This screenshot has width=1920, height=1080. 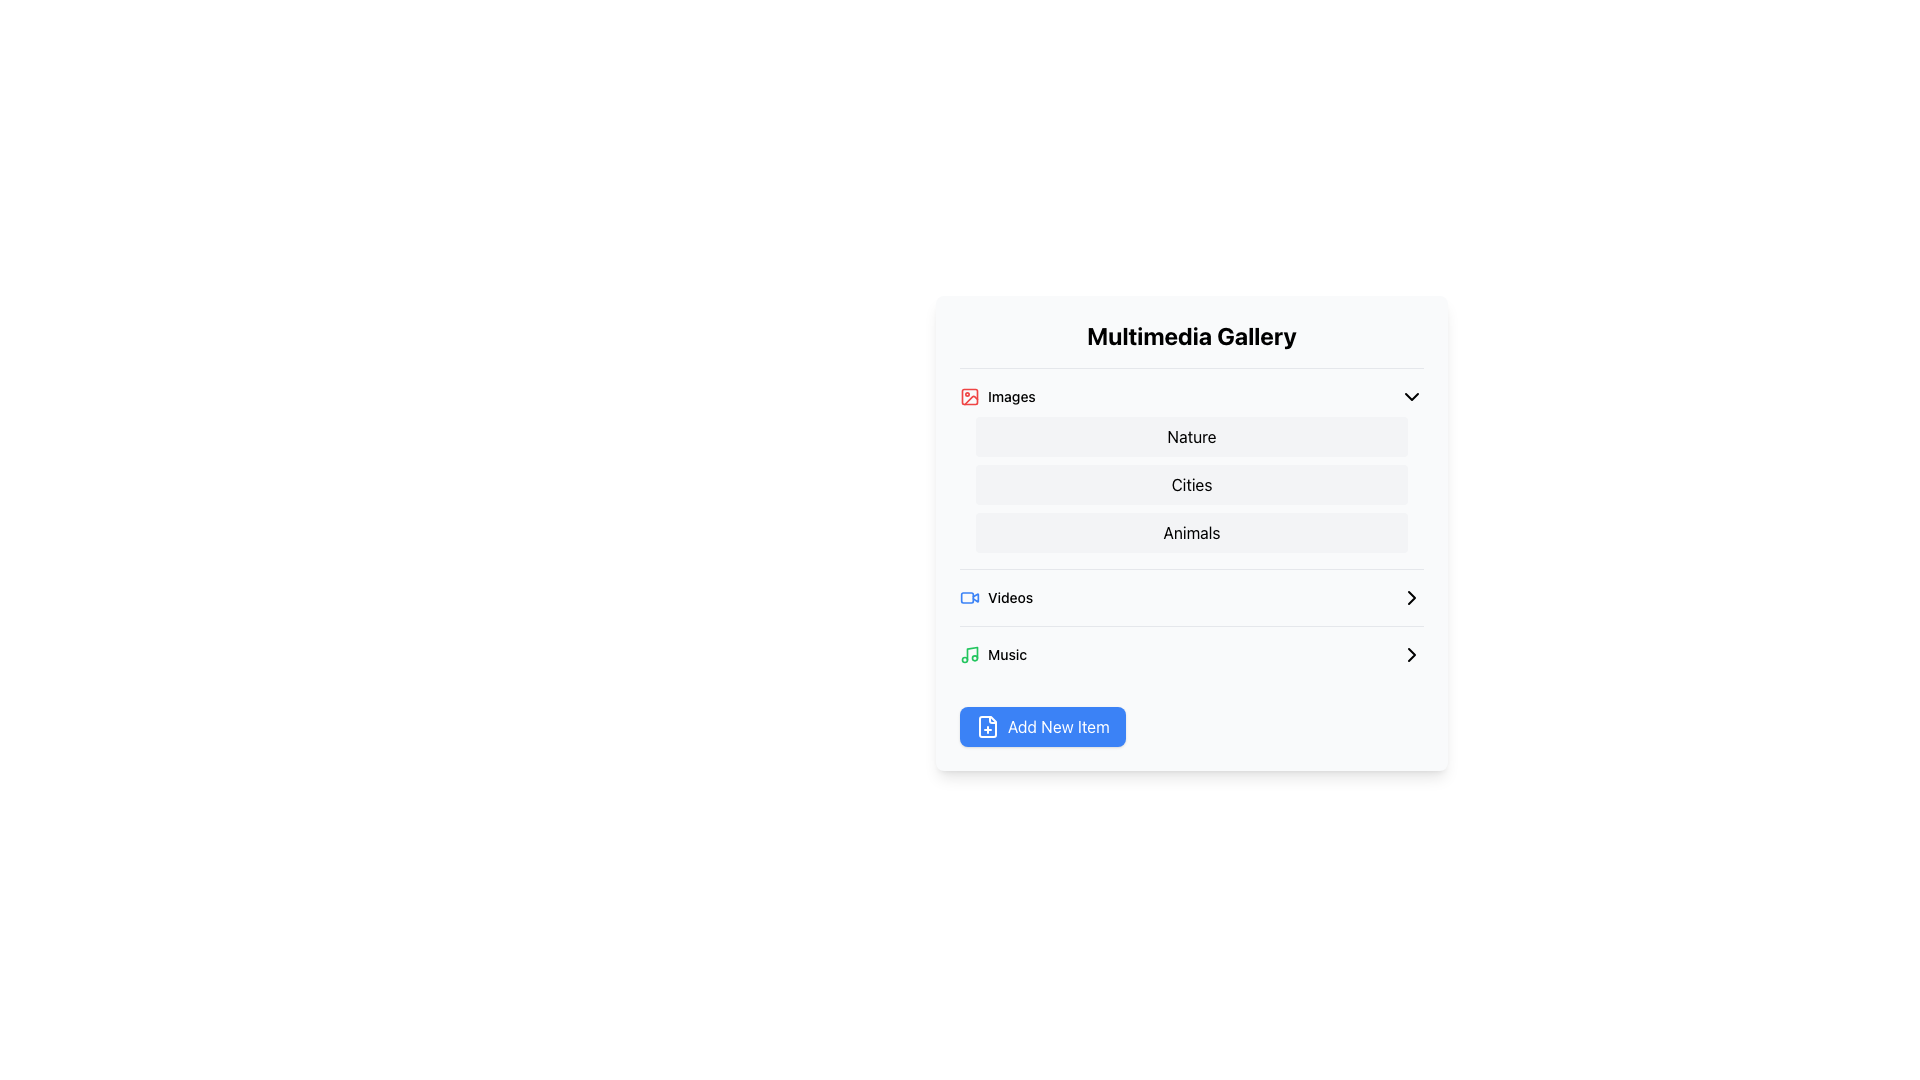 I want to click on the 'Cities' option in the Dropdown menu located beneath the 'Multimedia Gallery' title, which includes 'Images' as a section header, so click(x=1191, y=468).